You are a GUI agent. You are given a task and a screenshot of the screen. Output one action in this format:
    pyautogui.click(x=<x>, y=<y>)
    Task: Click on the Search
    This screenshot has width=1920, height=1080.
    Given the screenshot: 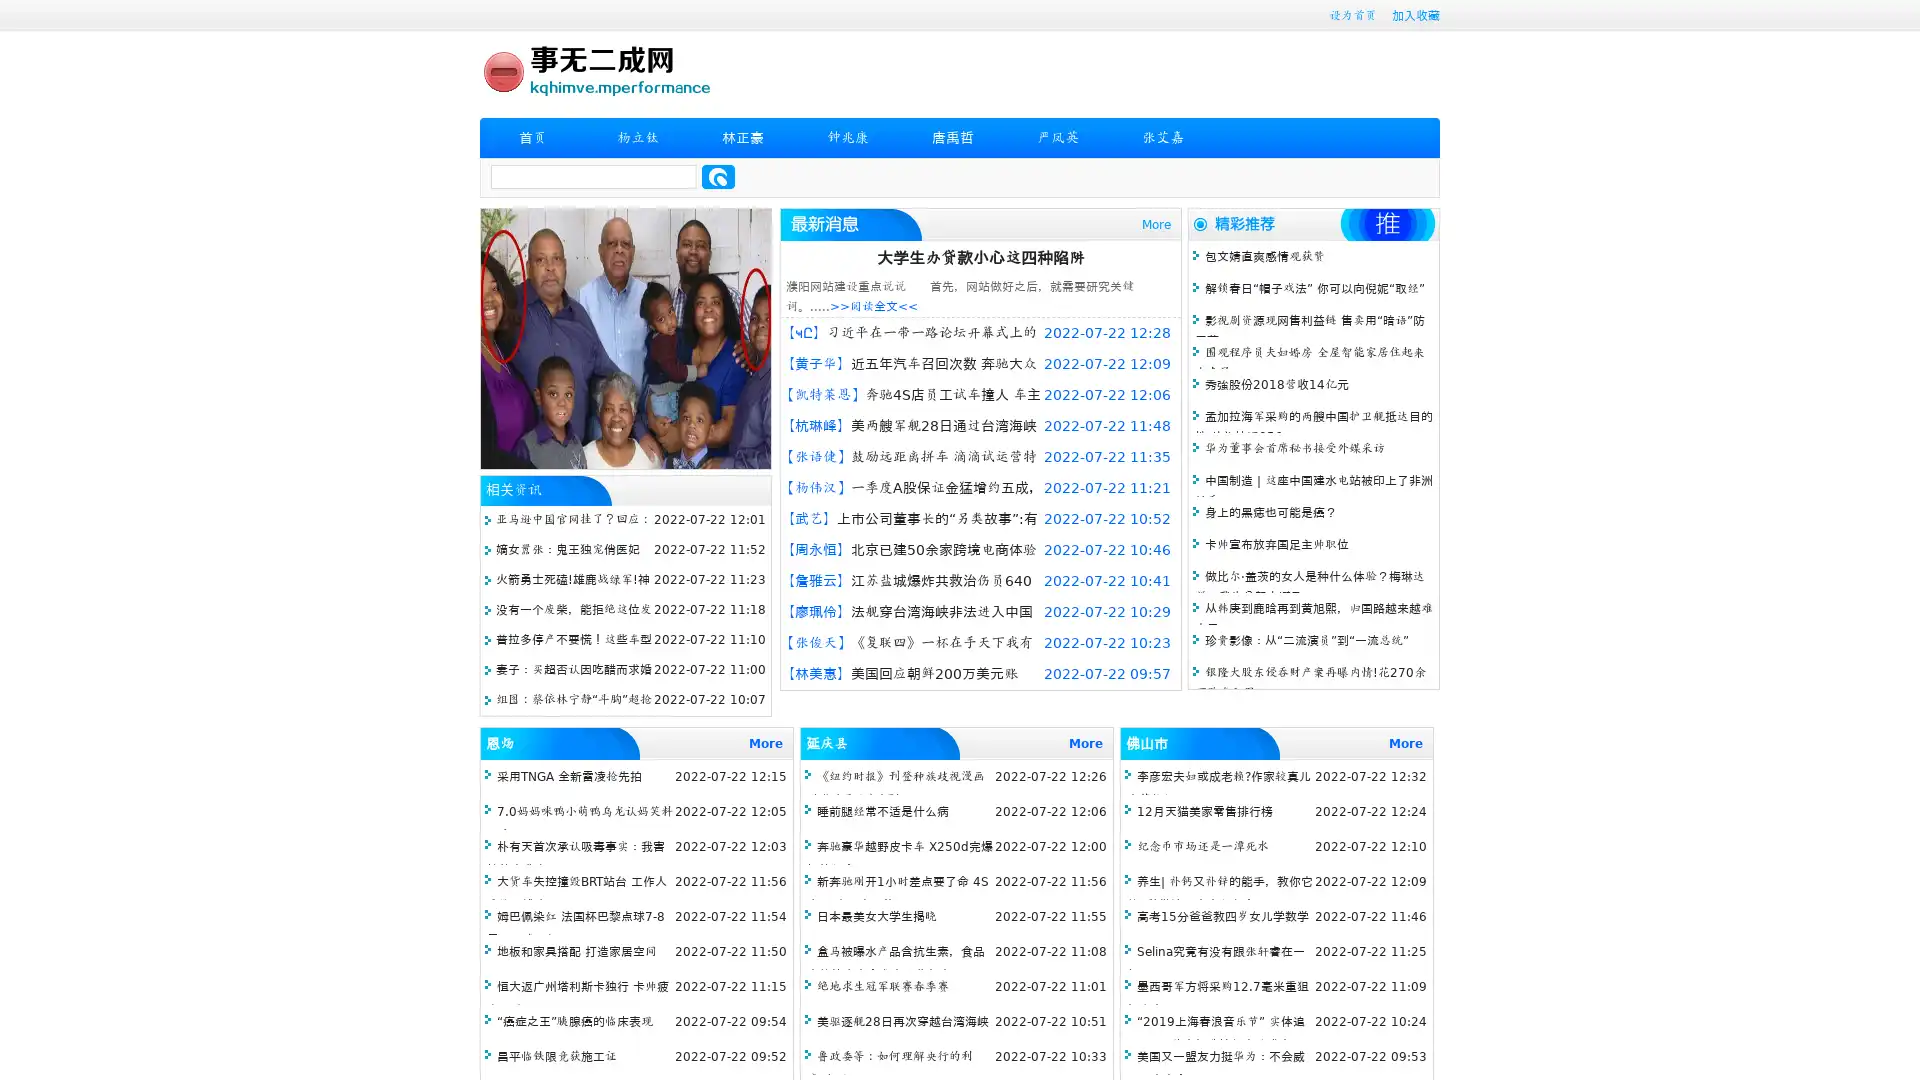 What is the action you would take?
    pyautogui.click(x=718, y=176)
    